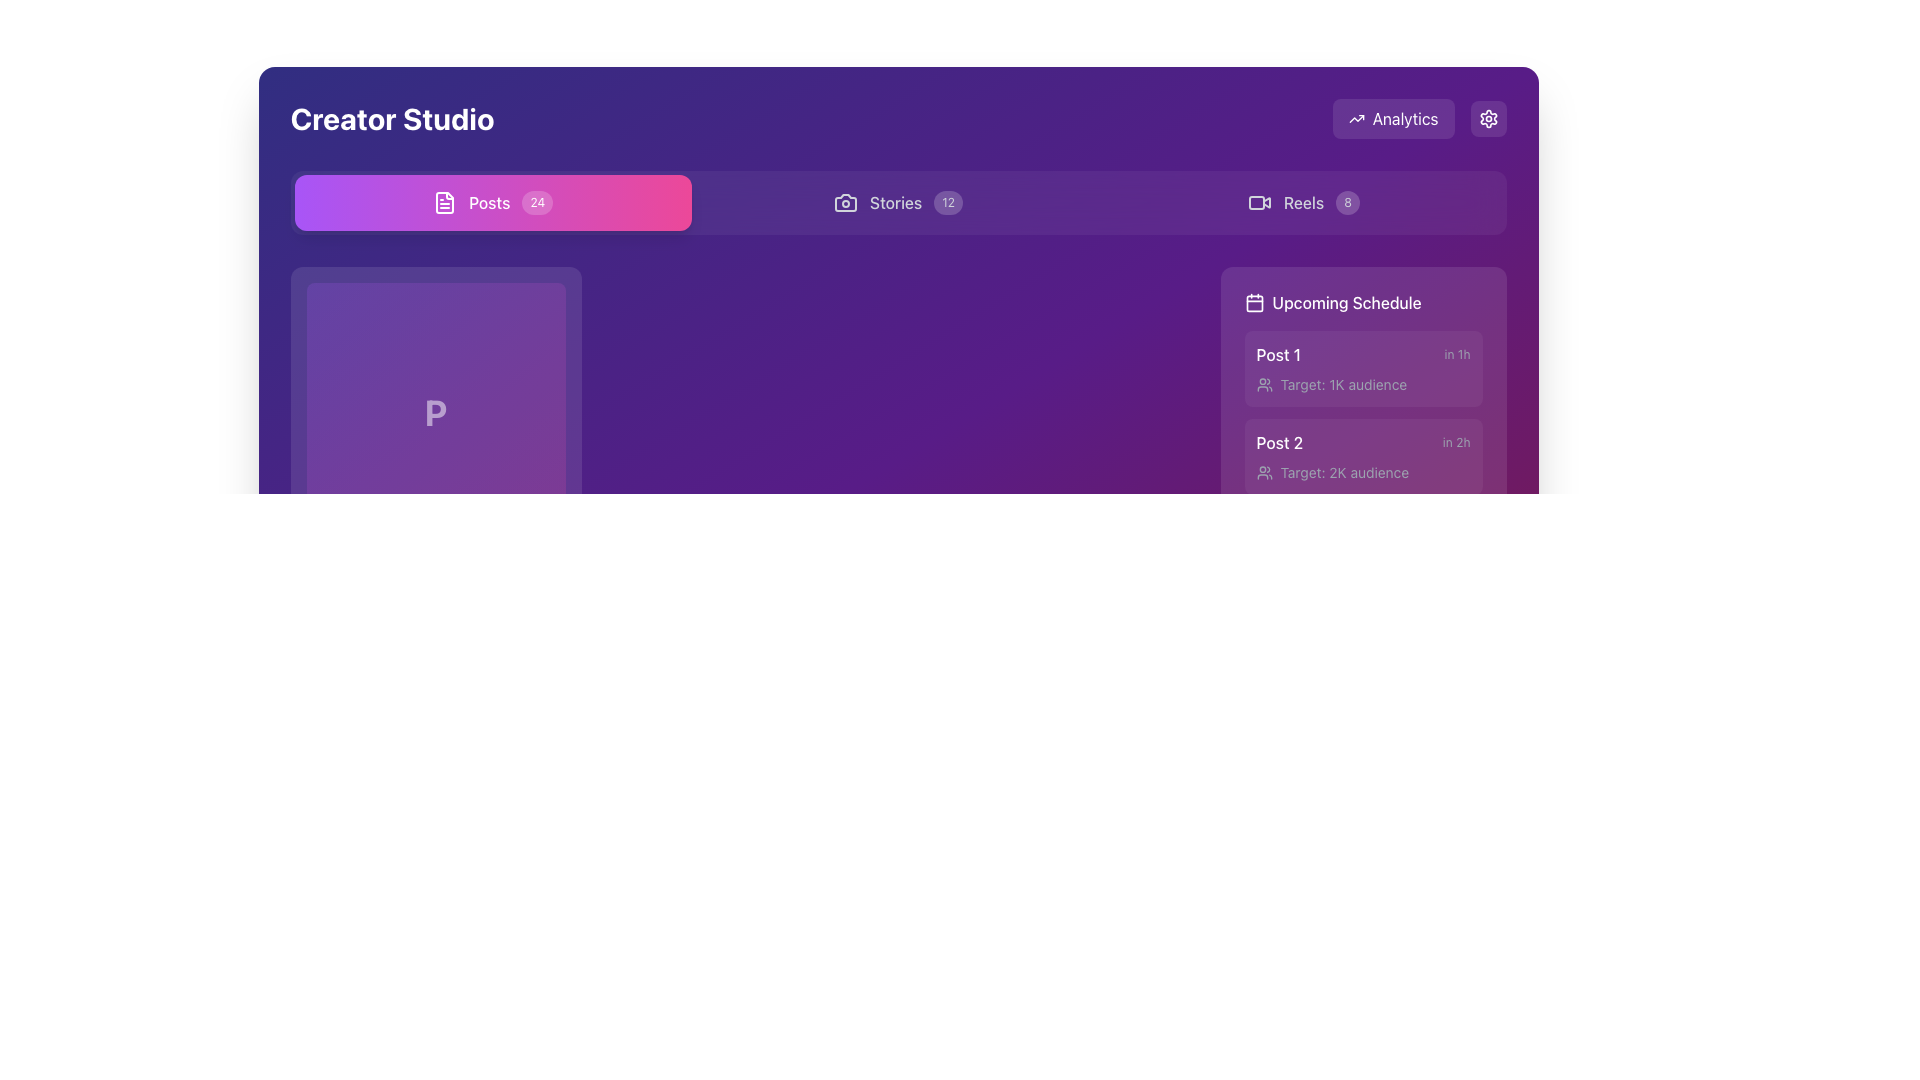 The width and height of the screenshot is (1920, 1080). Describe the element at coordinates (1278, 442) in the screenshot. I see `the static text label 'Post 2' in the Upcoming Schedule sidebar` at that location.